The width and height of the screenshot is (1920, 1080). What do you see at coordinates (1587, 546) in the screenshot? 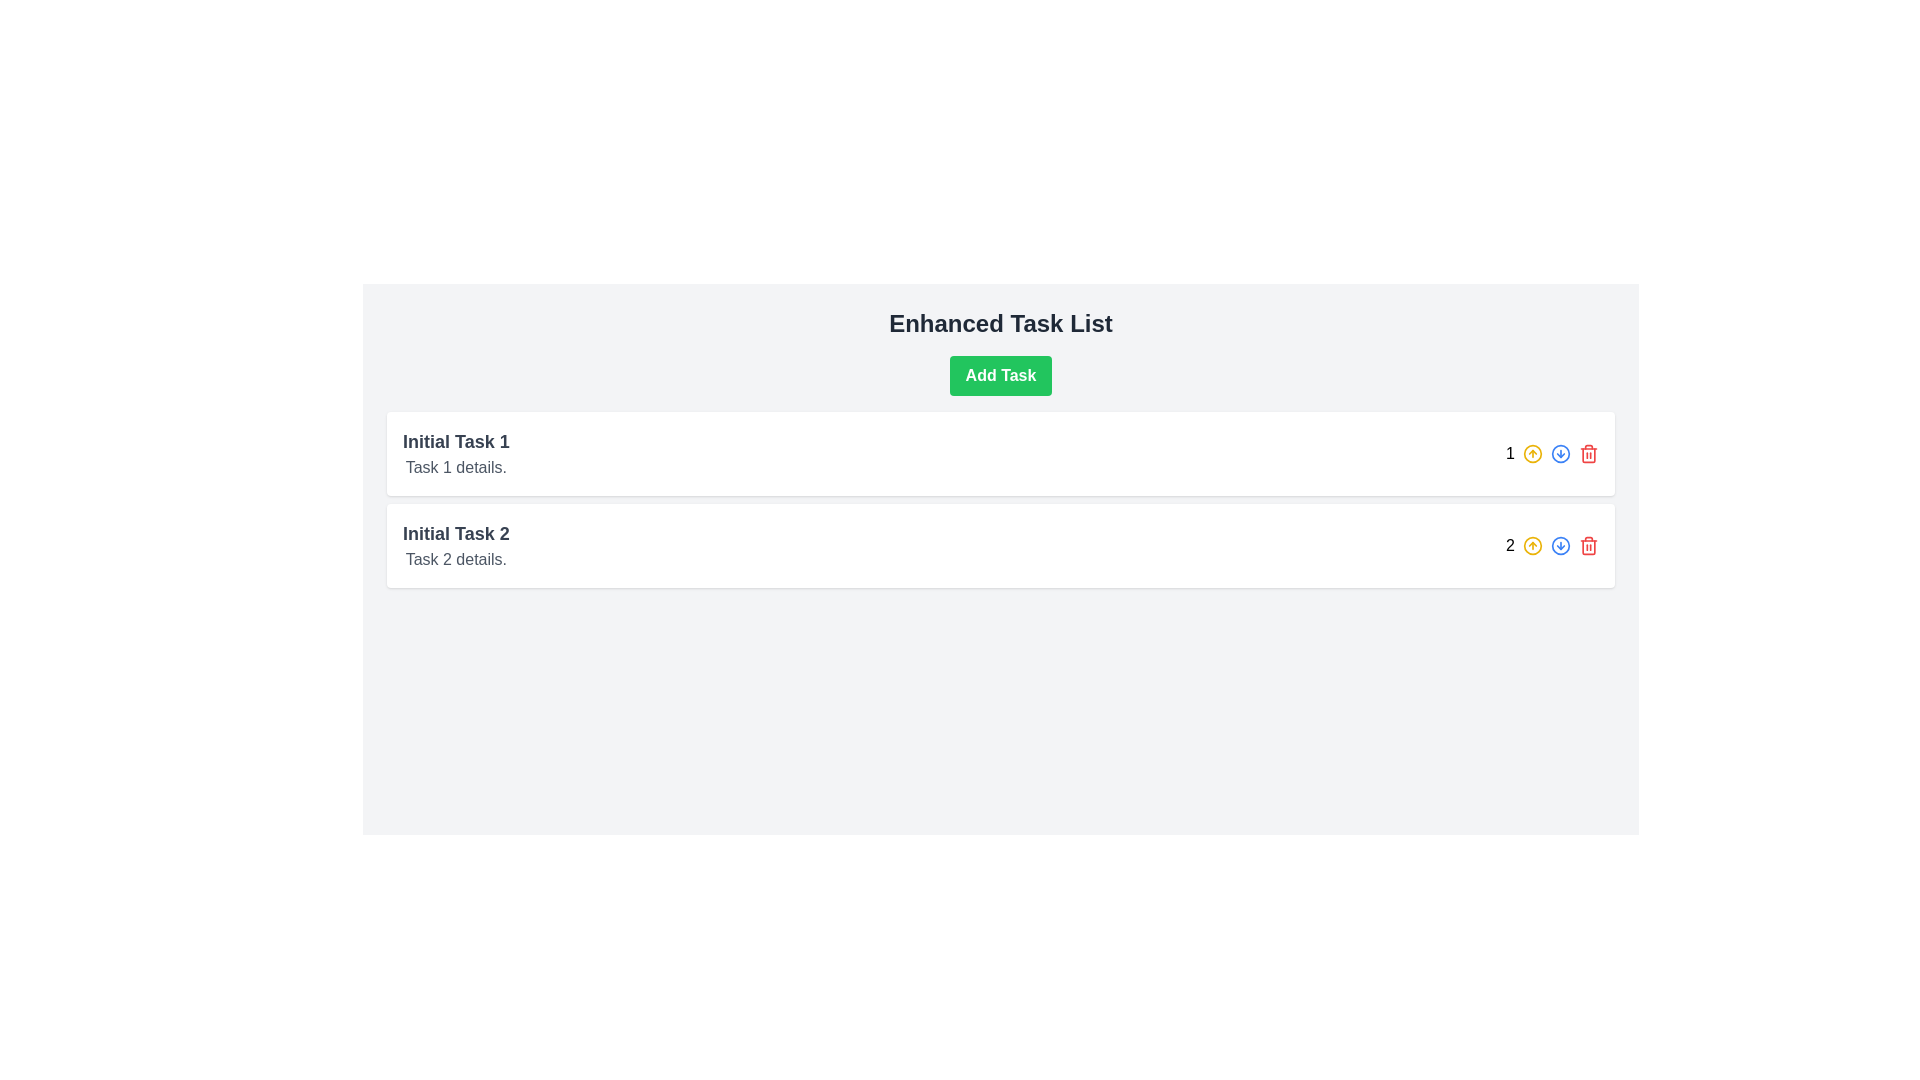
I see `the trash icon button, which is a red-colored icon resembling a garbage bin, located as the rightmost item in the control section of task row labeled '2'` at bounding box center [1587, 546].